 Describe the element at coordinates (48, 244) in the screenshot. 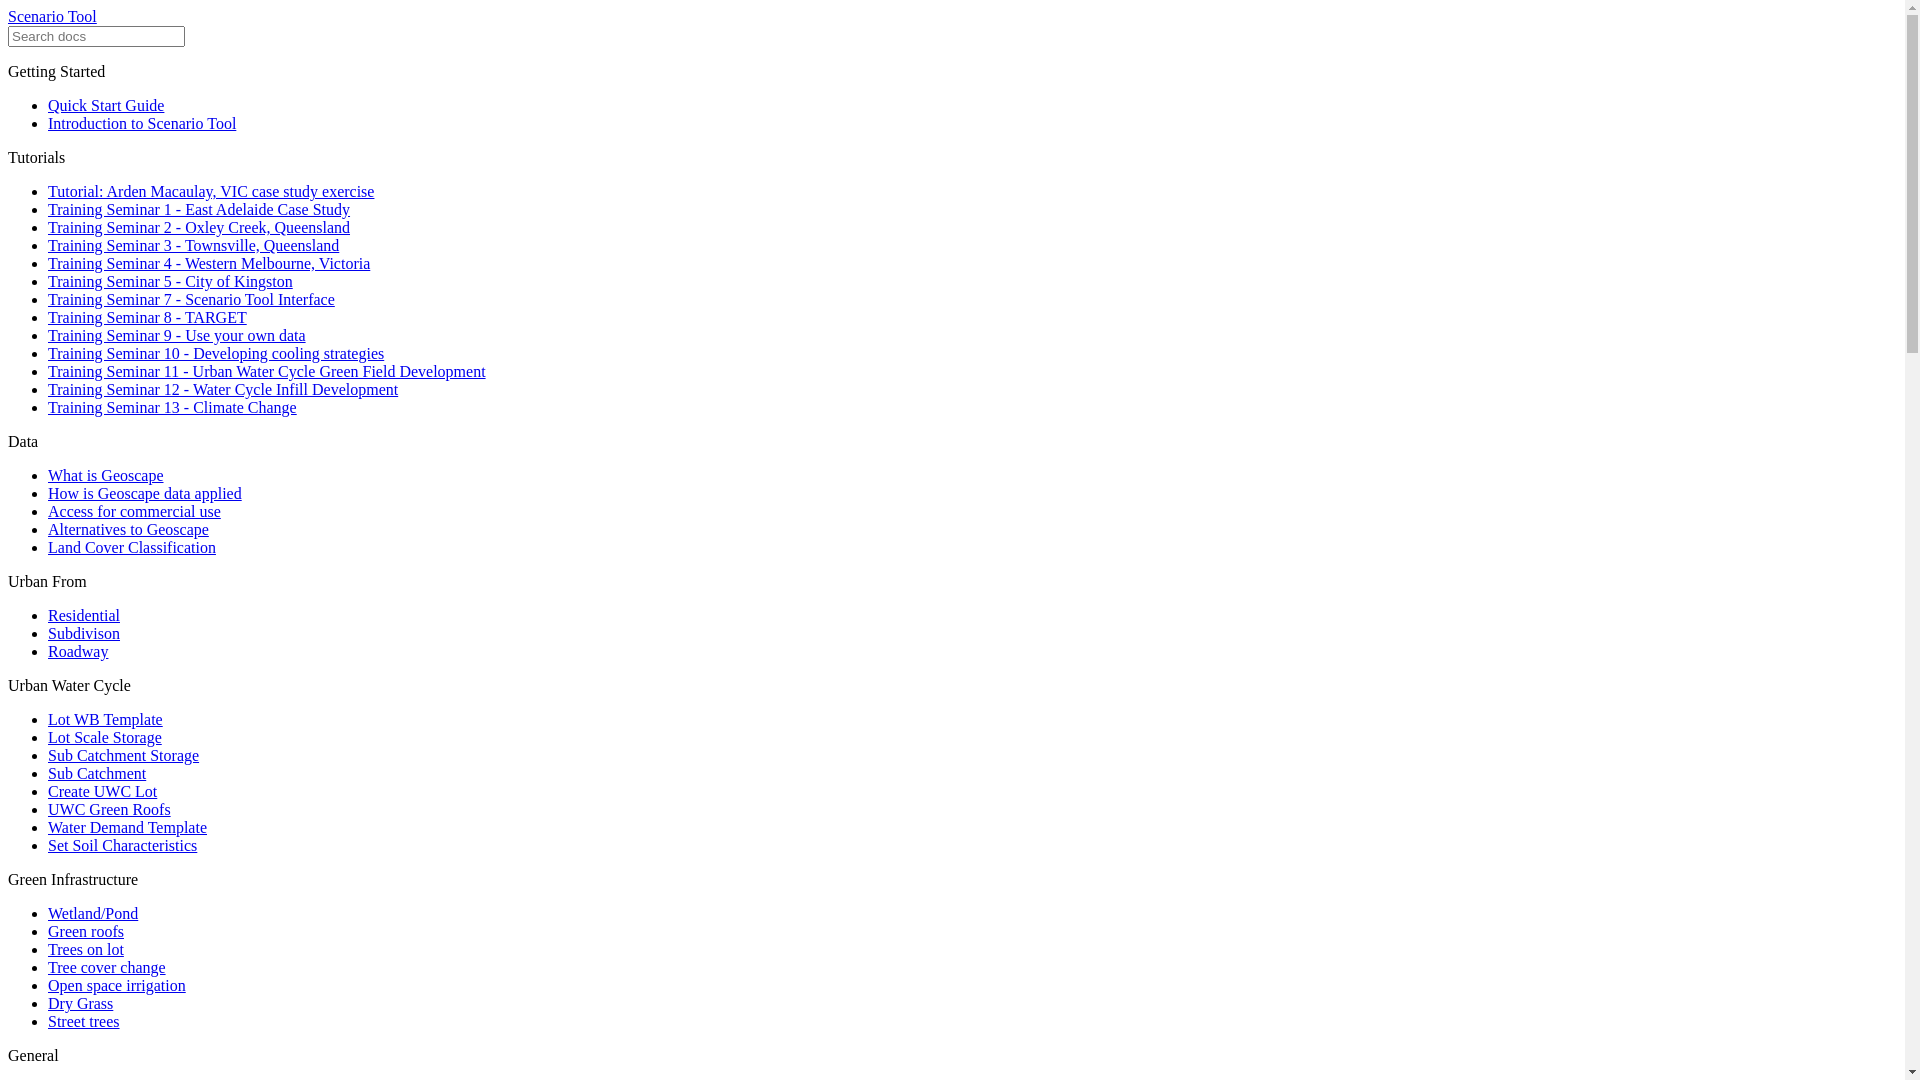

I see `'Training Seminar 3 - Townsville, Queensland'` at that location.